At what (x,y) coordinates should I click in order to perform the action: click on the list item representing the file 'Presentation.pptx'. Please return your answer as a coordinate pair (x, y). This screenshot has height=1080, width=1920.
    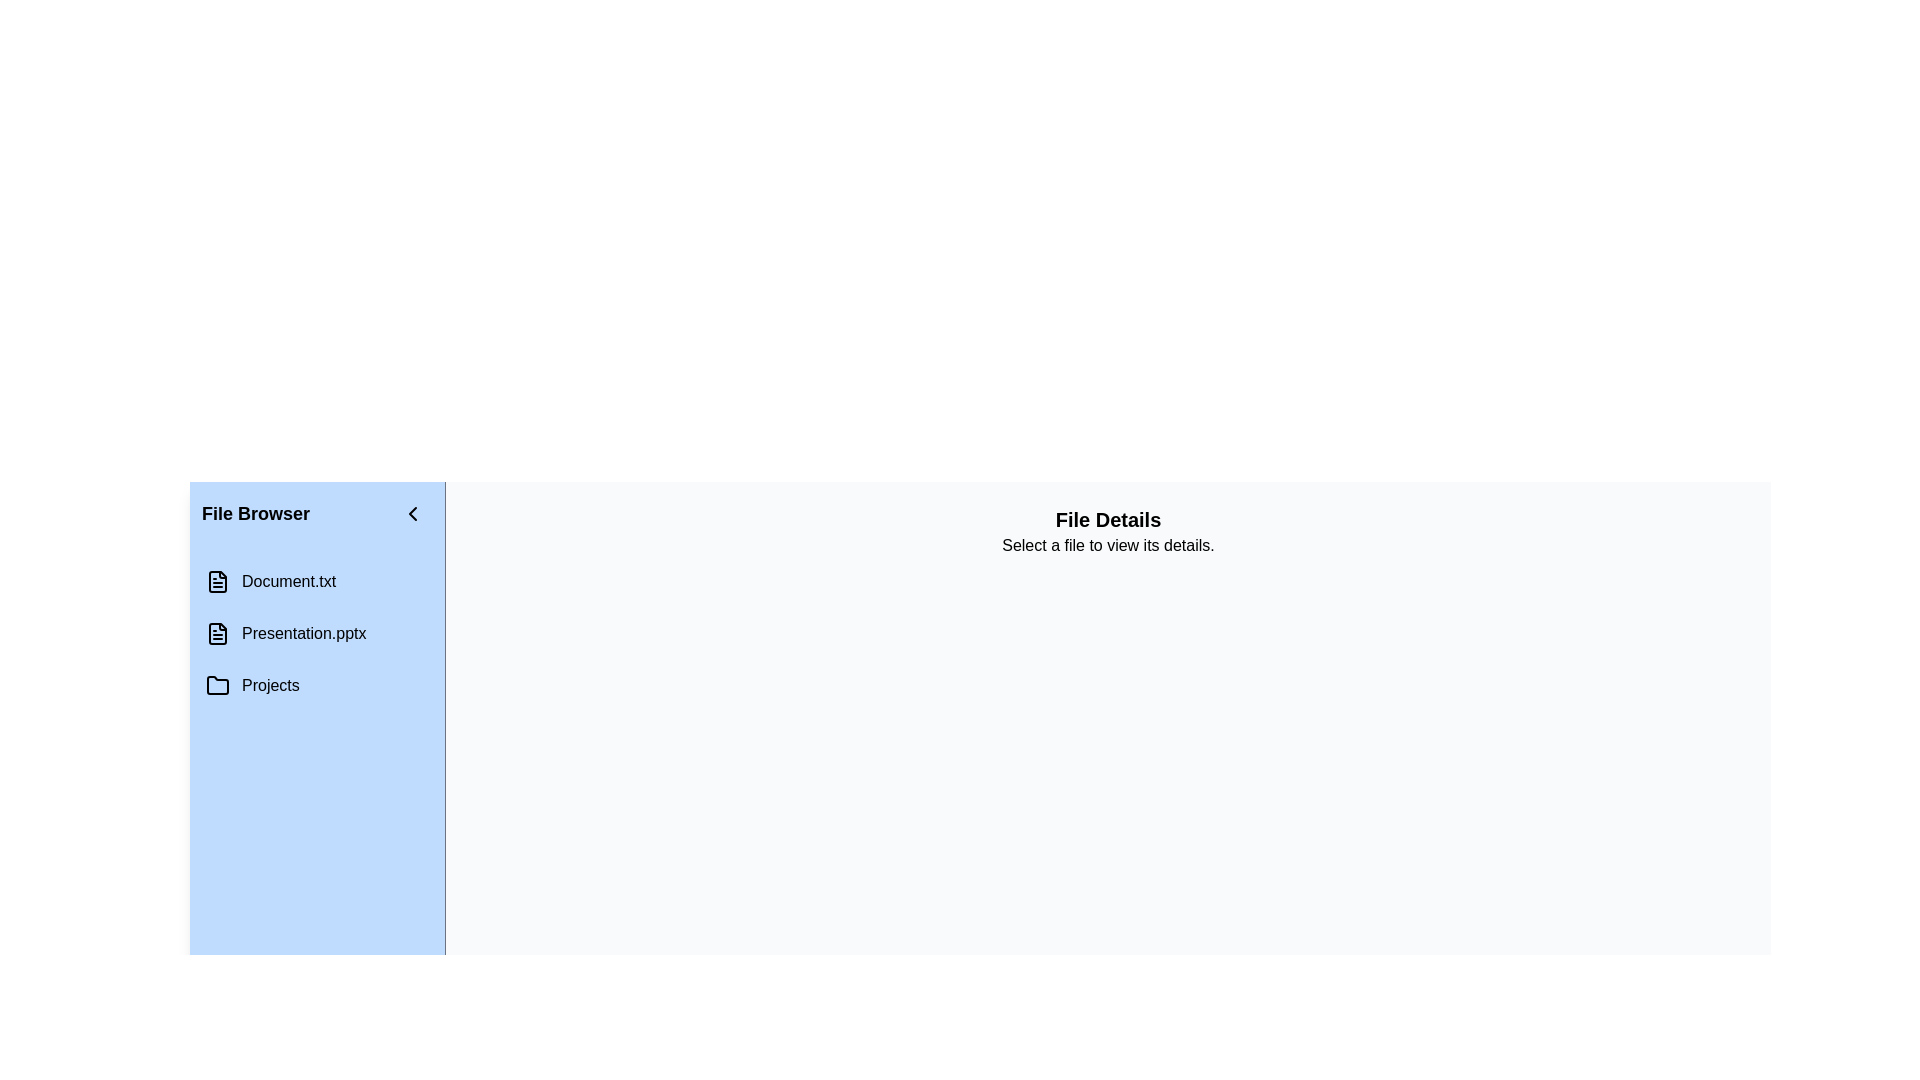
    Looking at the image, I should click on (316, 633).